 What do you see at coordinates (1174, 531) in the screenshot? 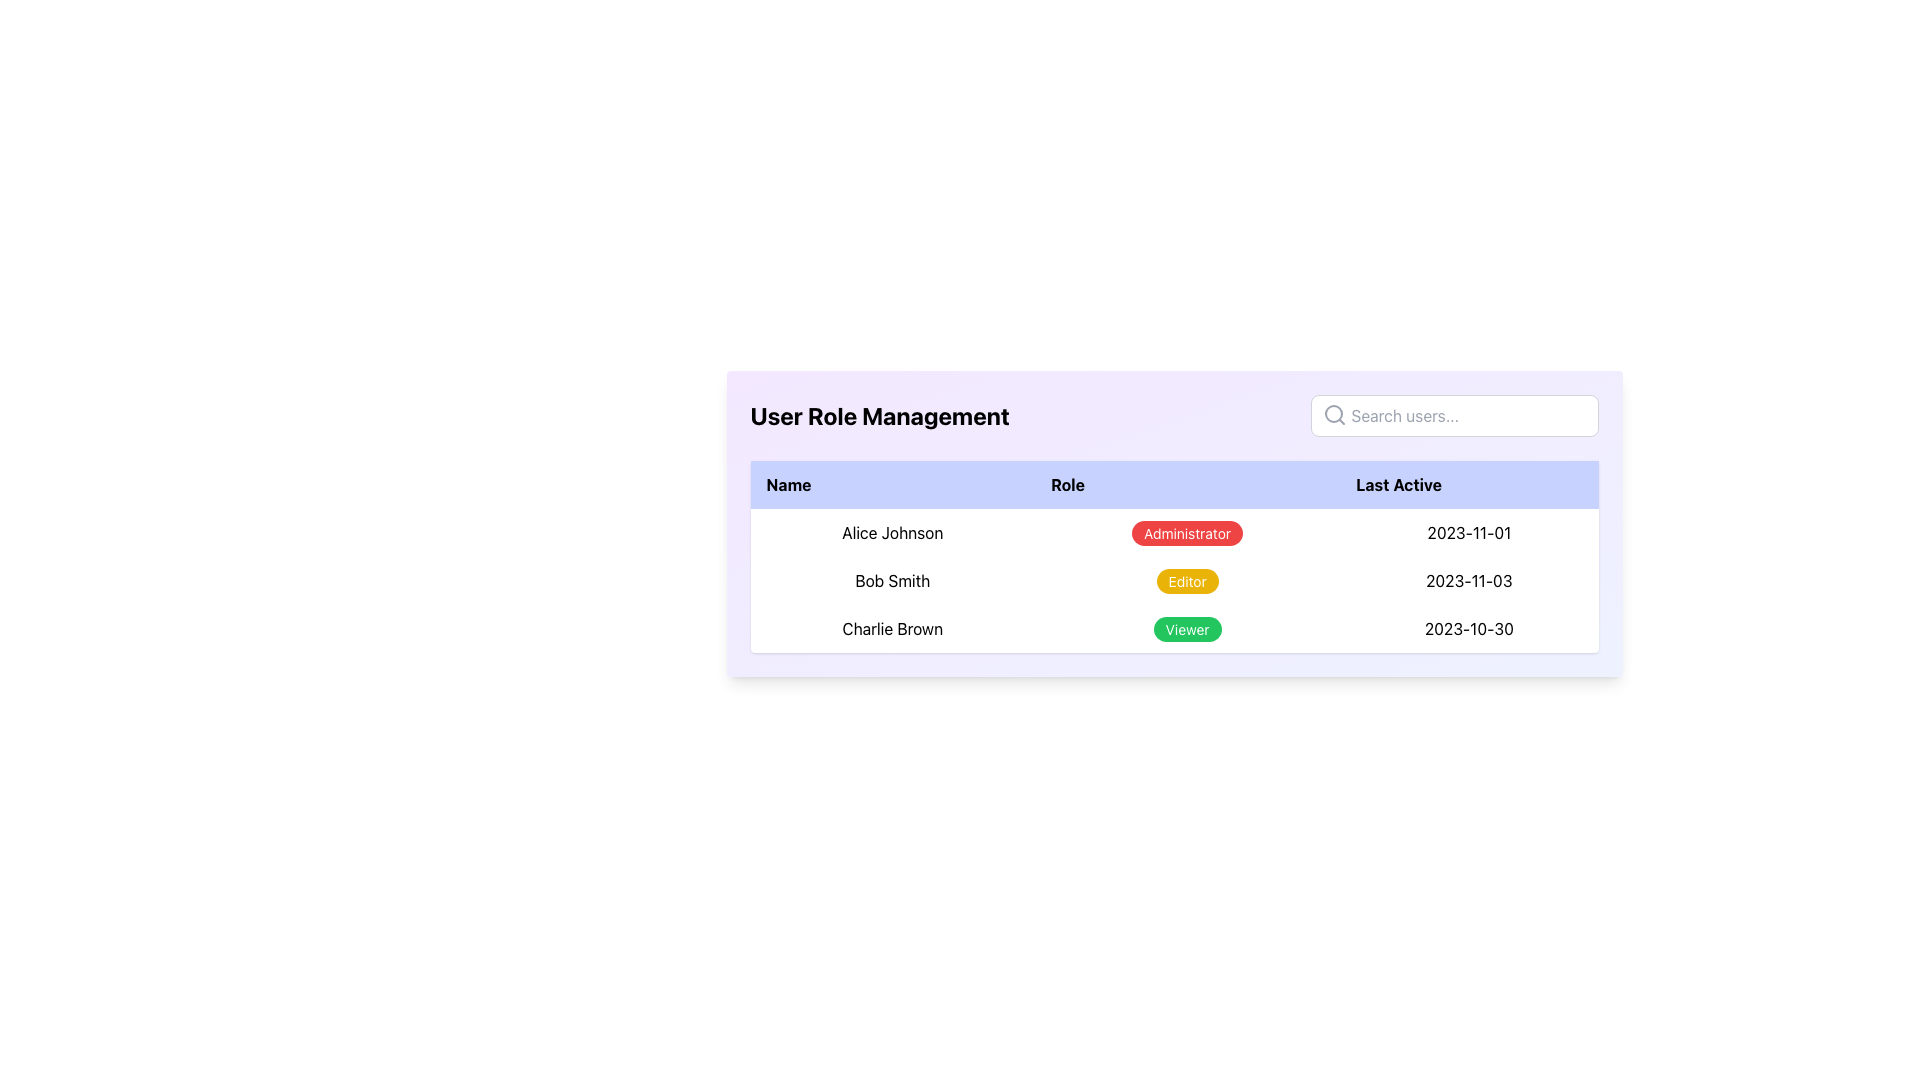
I see `the first Table Row that displays user information including name, role, and last activity date, located directly under the headers 'Name', 'Role', and 'Last Active'` at bounding box center [1174, 531].